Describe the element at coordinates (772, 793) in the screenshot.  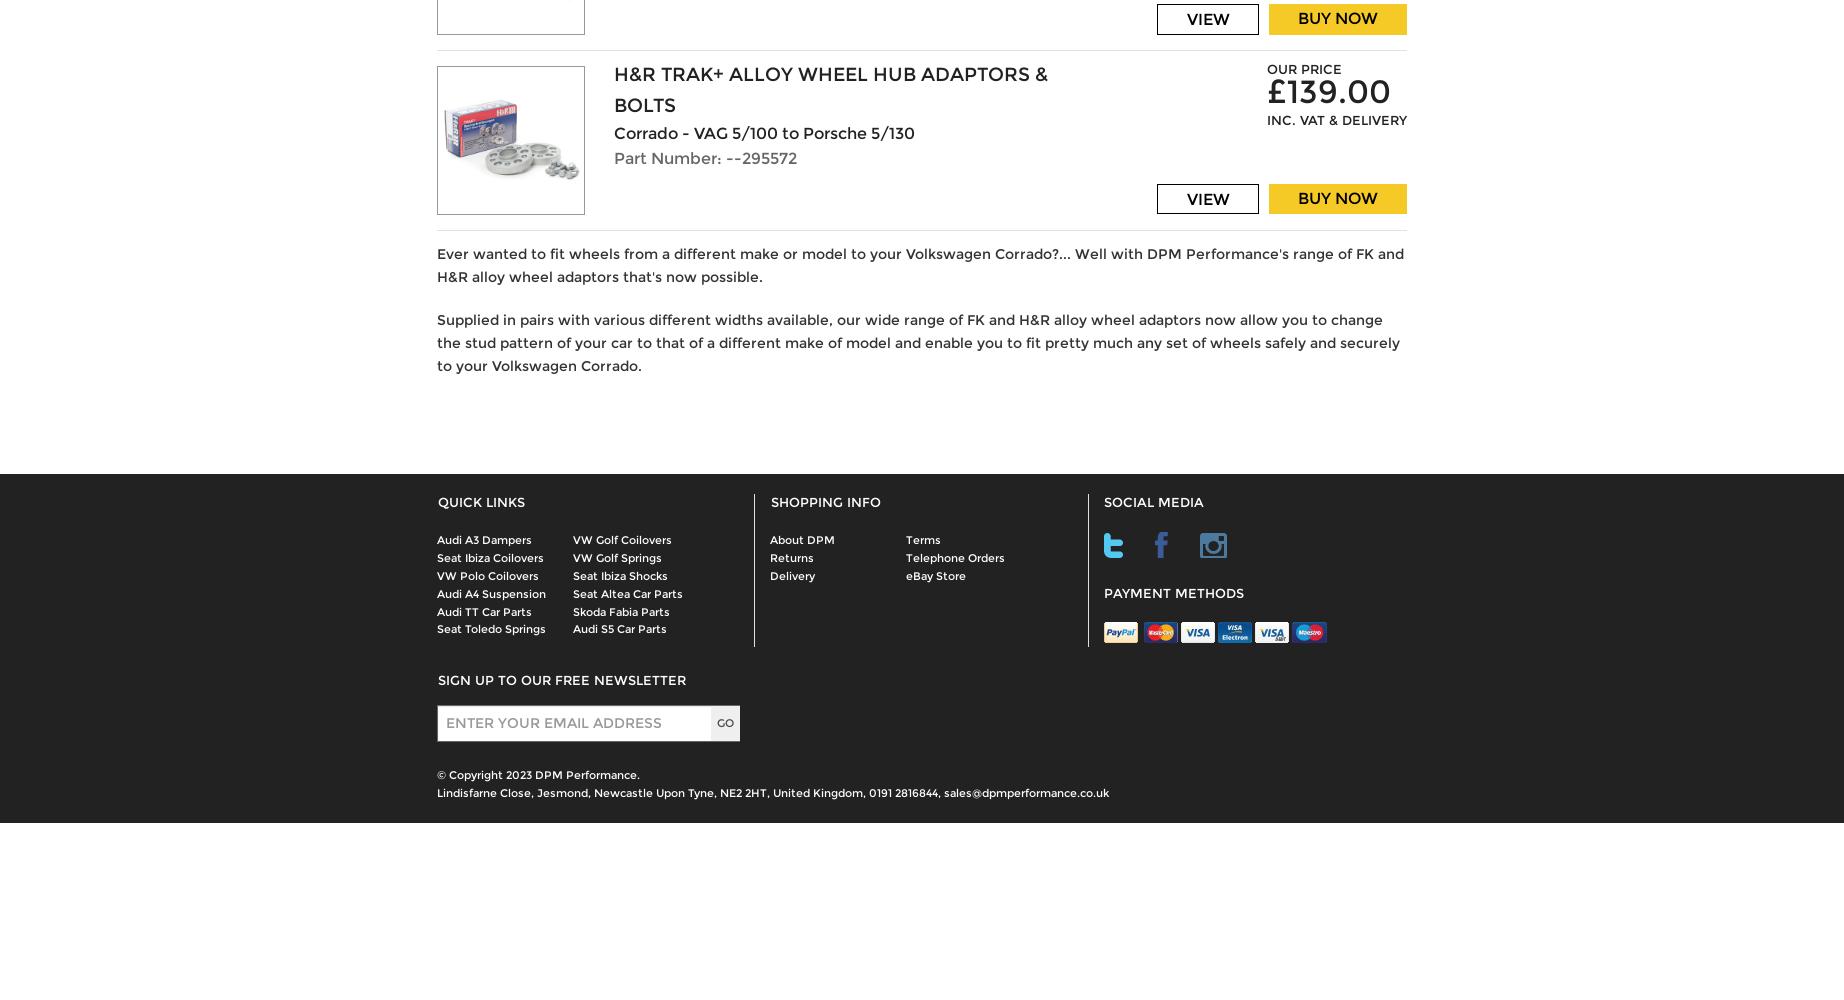
I see `'Lindisfarne Close, Jesmond, Newcastle Upon Tyne, NE2 2HT, United Kingdom, 0191 2816844, sales@dpmperformance.co.uk'` at that location.